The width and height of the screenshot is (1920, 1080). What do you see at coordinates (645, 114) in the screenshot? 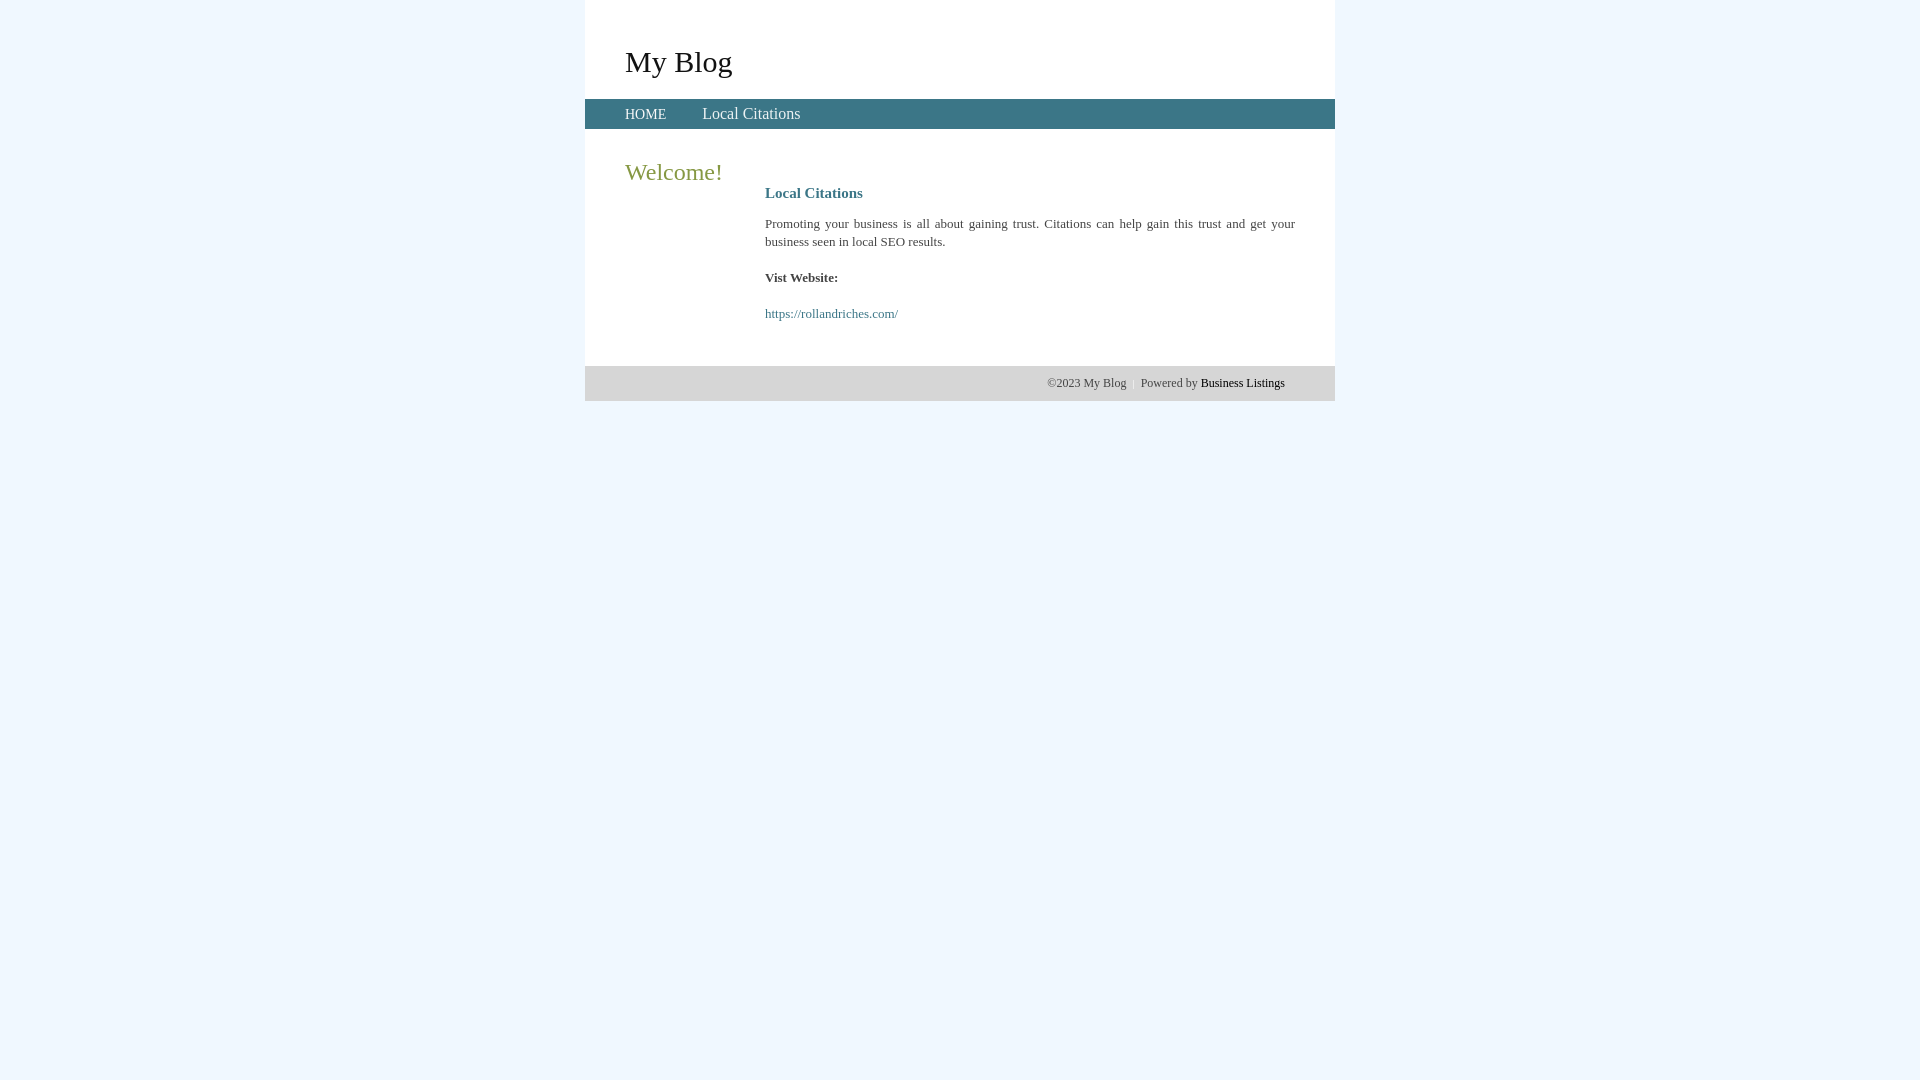
I see `'HOME'` at bounding box center [645, 114].